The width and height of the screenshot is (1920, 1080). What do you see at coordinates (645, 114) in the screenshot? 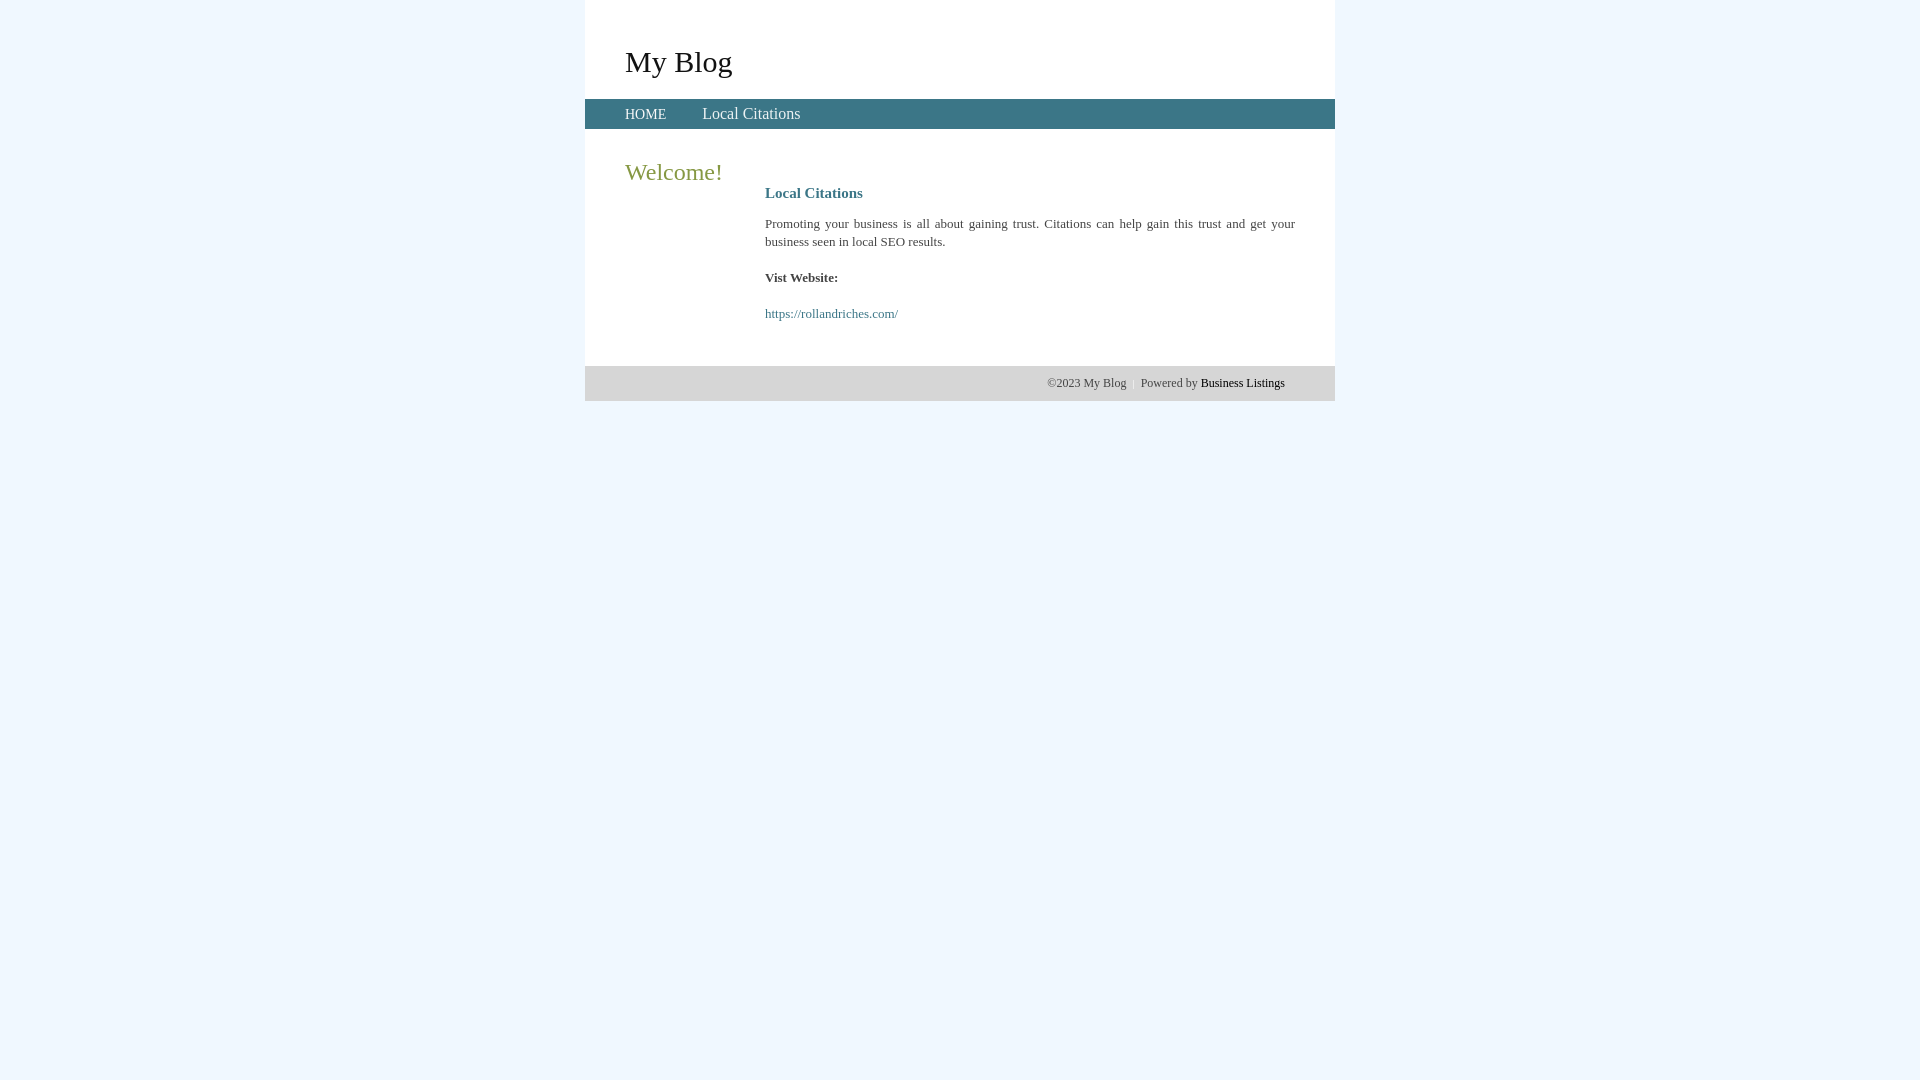
I see `'HOME'` at bounding box center [645, 114].